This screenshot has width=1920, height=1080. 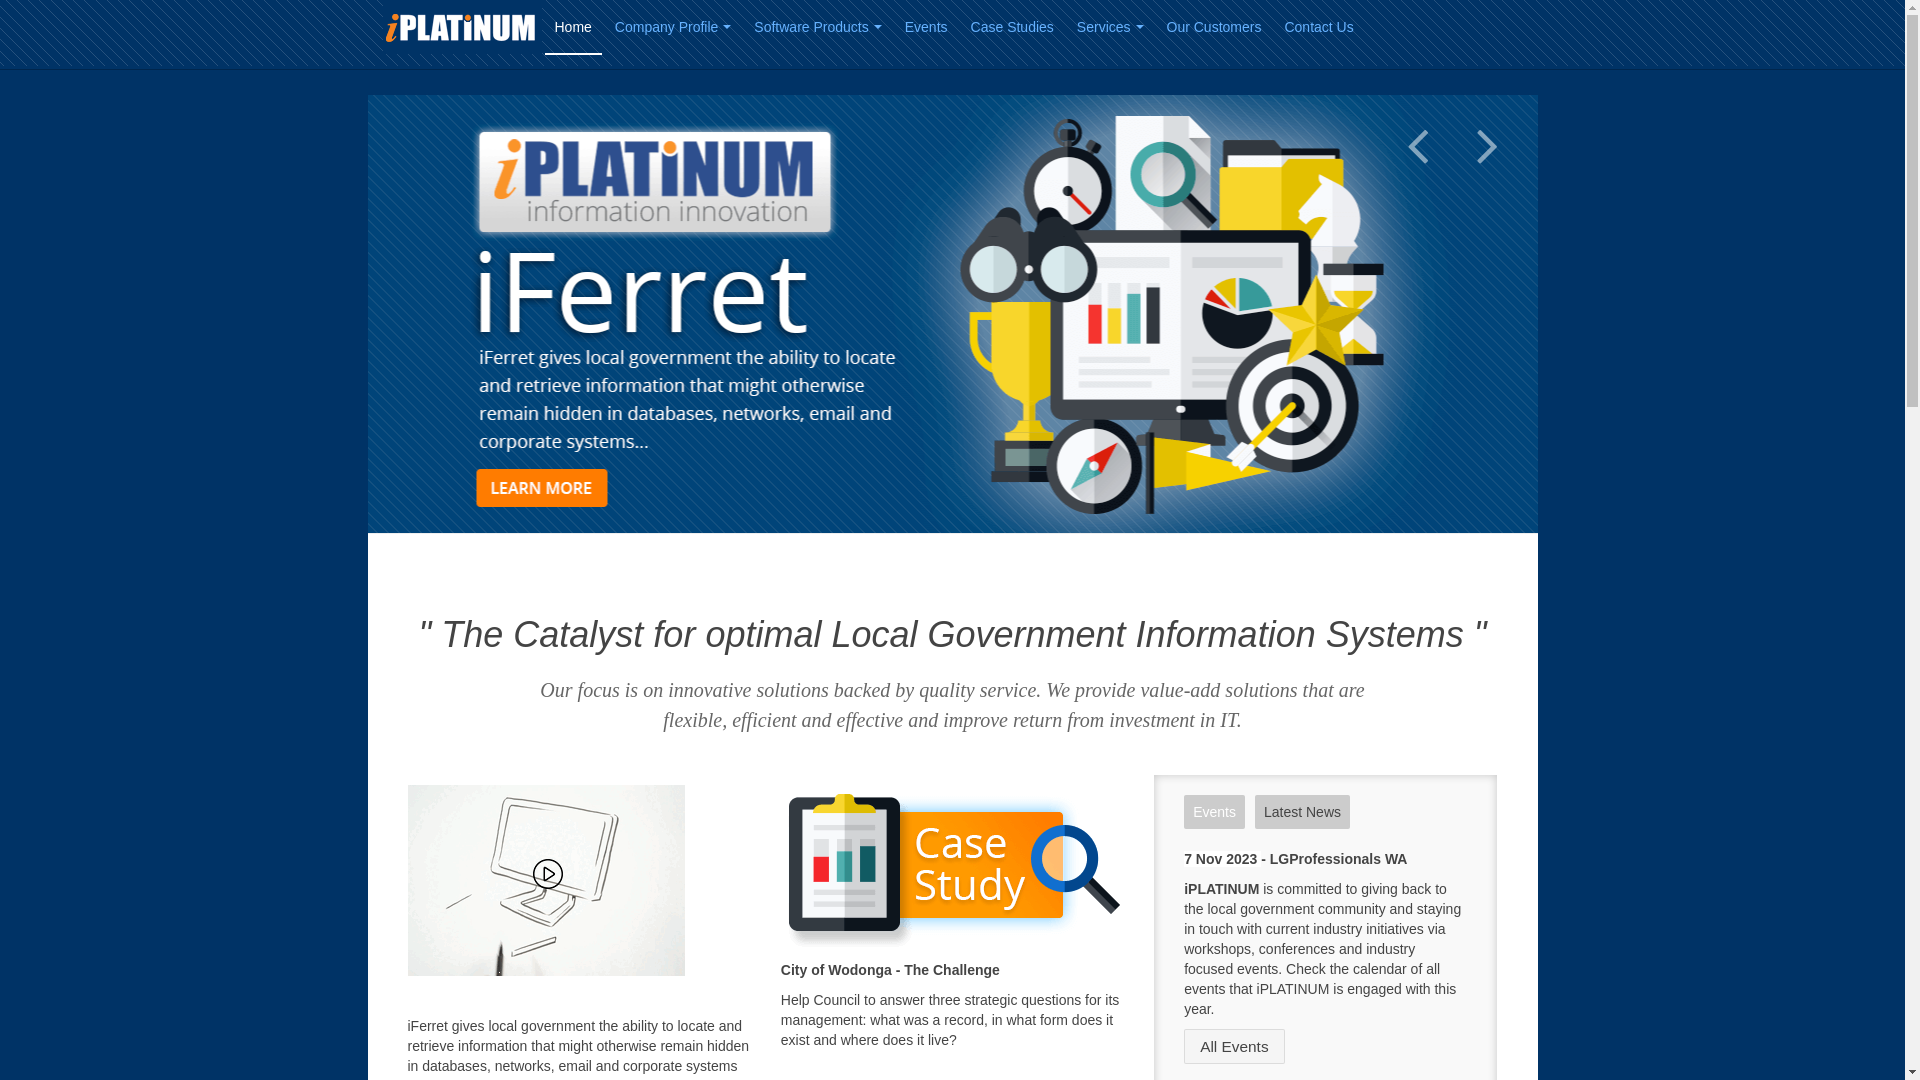 What do you see at coordinates (1318, 27) in the screenshot?
I see `'Contact Us'` at bounding box center [1318, 27].